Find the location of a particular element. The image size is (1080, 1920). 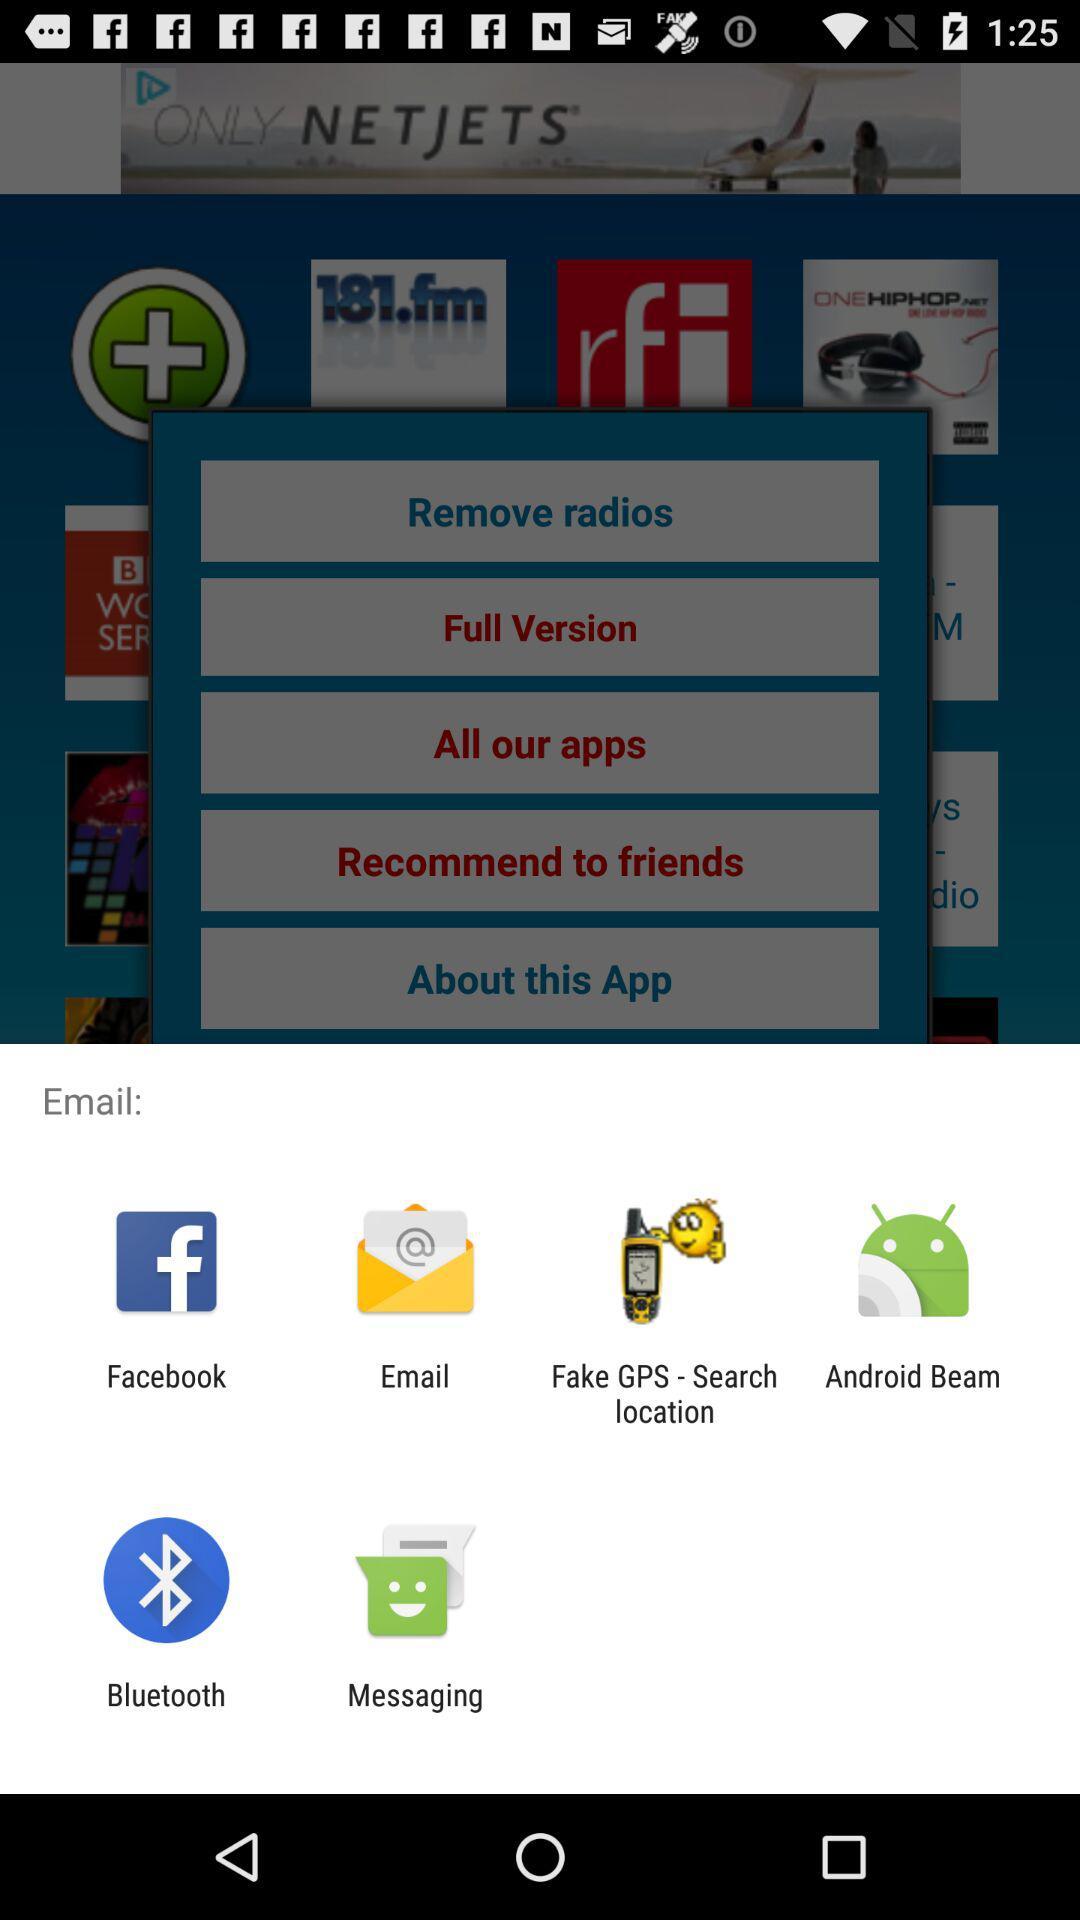

the app to the left of messaging item is located at coordinates (165, 1711).